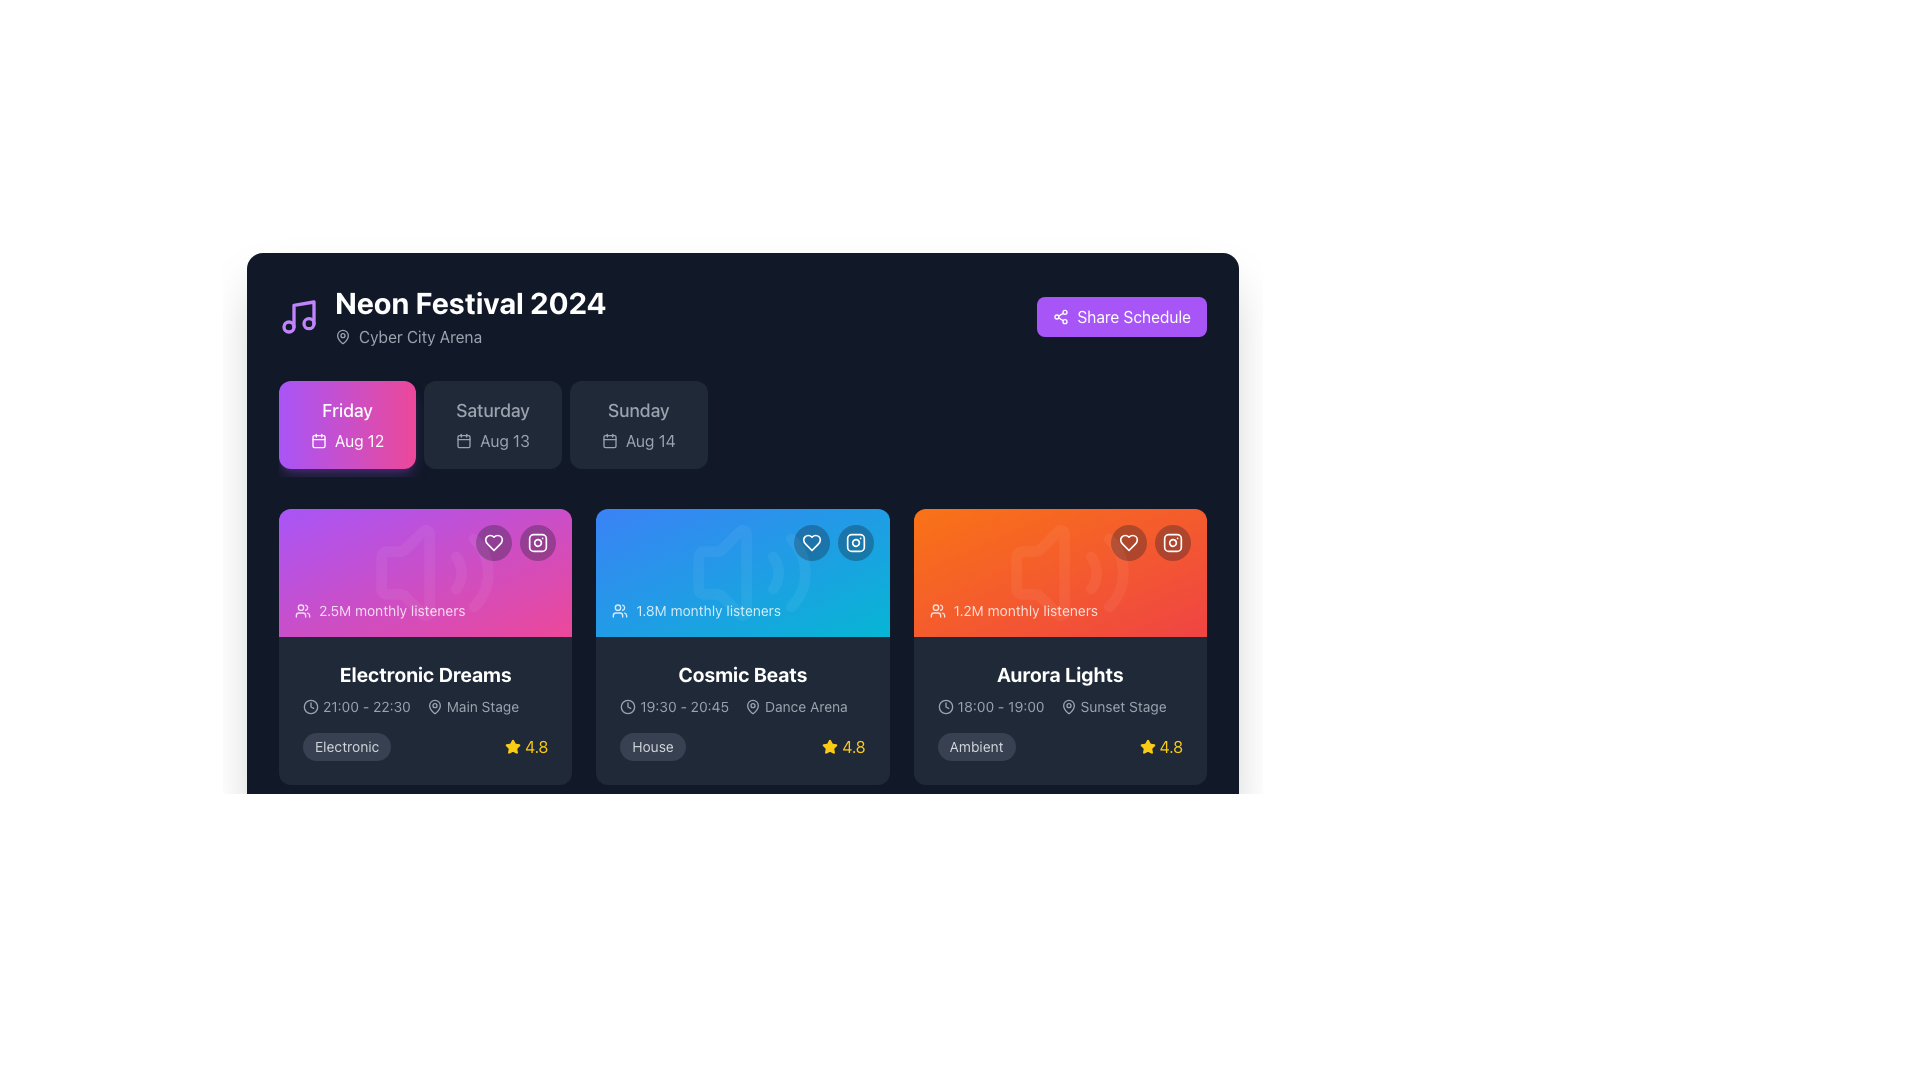 The image size is (1920, 1080). I want to click on the composite element displaying the genre 'Ambient' and the rating '4.8' for the 'Aurora Lights' event, located in the bottom-right corner of the event card, so click(1059, 747).